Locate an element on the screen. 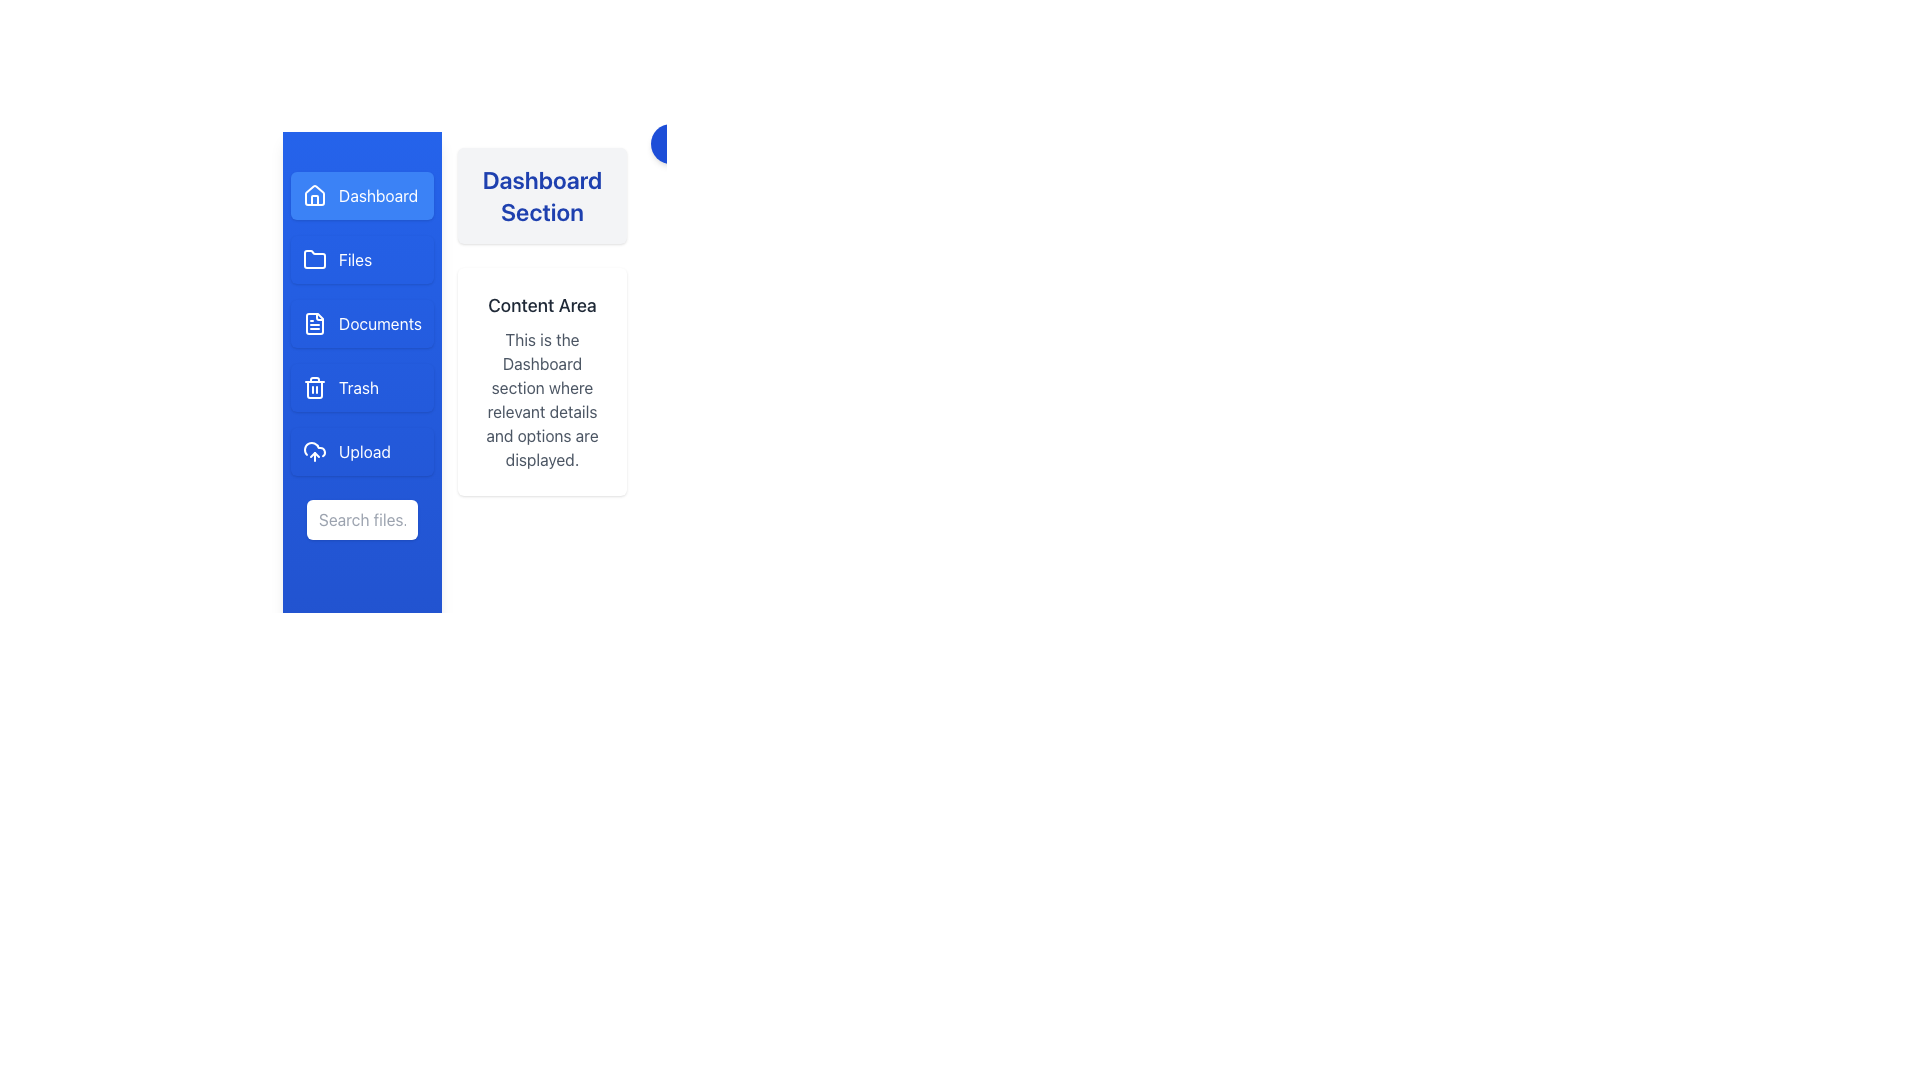  the 'Upload' text label found within the blue button in the left sidebar, which is the fifth button in the vertical sequence is located at coordinates (364, 451).